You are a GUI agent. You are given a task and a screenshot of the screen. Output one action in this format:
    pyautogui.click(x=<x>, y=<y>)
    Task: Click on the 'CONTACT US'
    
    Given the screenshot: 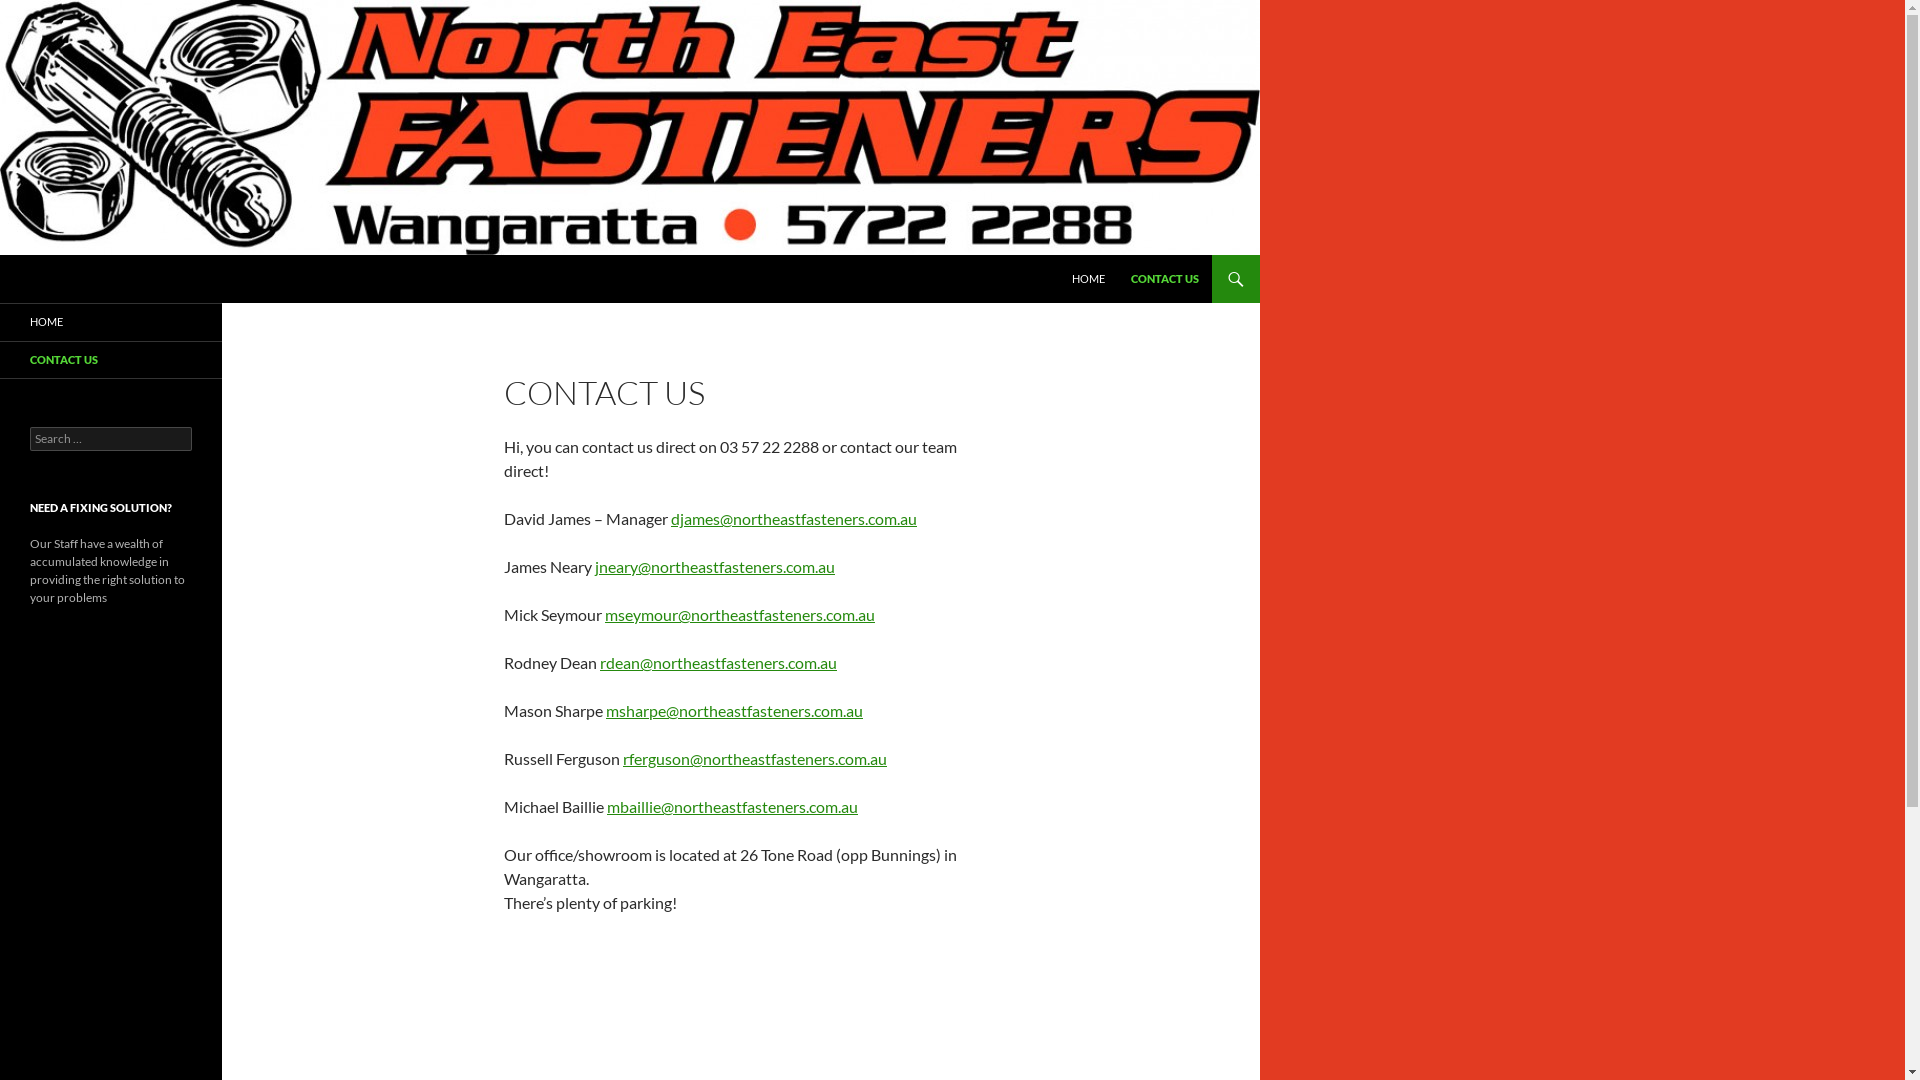 What is the action you would take?
    pyautogui.click(x=109, y=360)
    